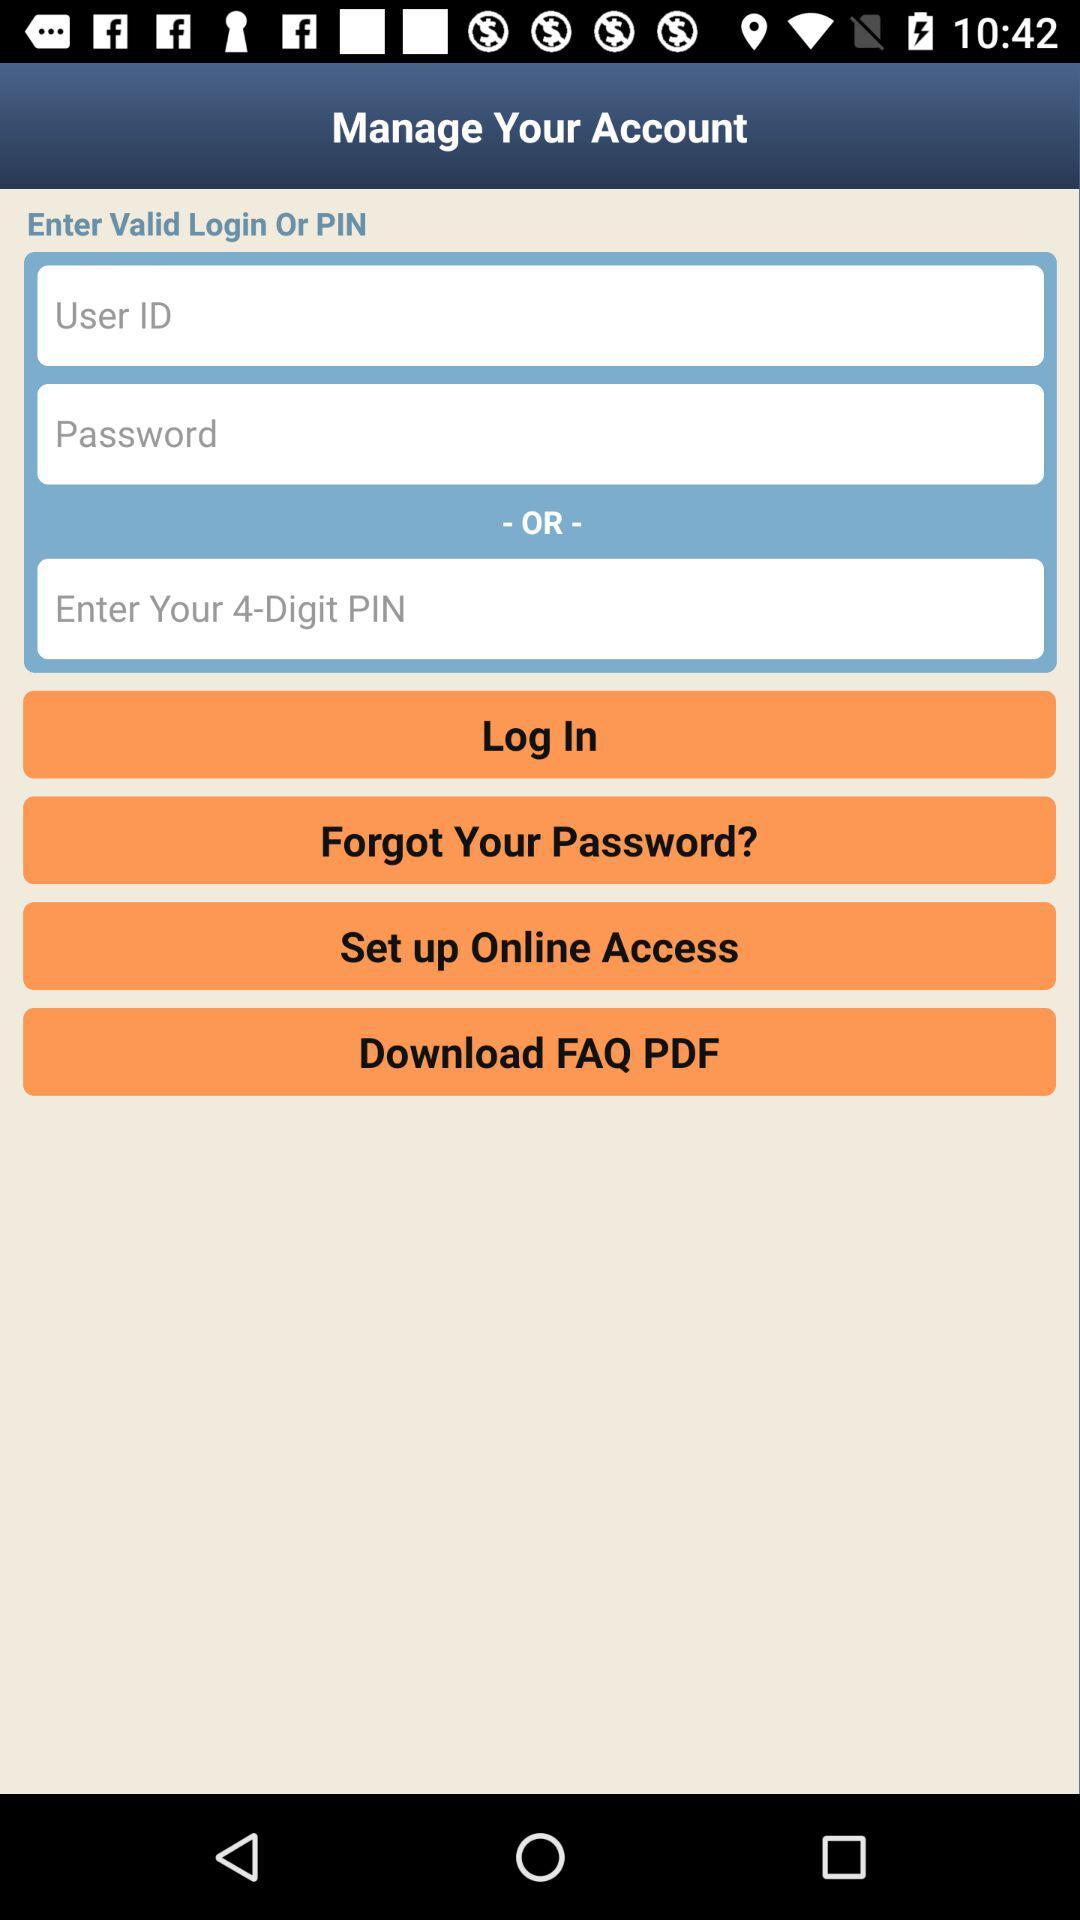  I want to click on the icon above the forgot your password? icon, so click(538, 733).